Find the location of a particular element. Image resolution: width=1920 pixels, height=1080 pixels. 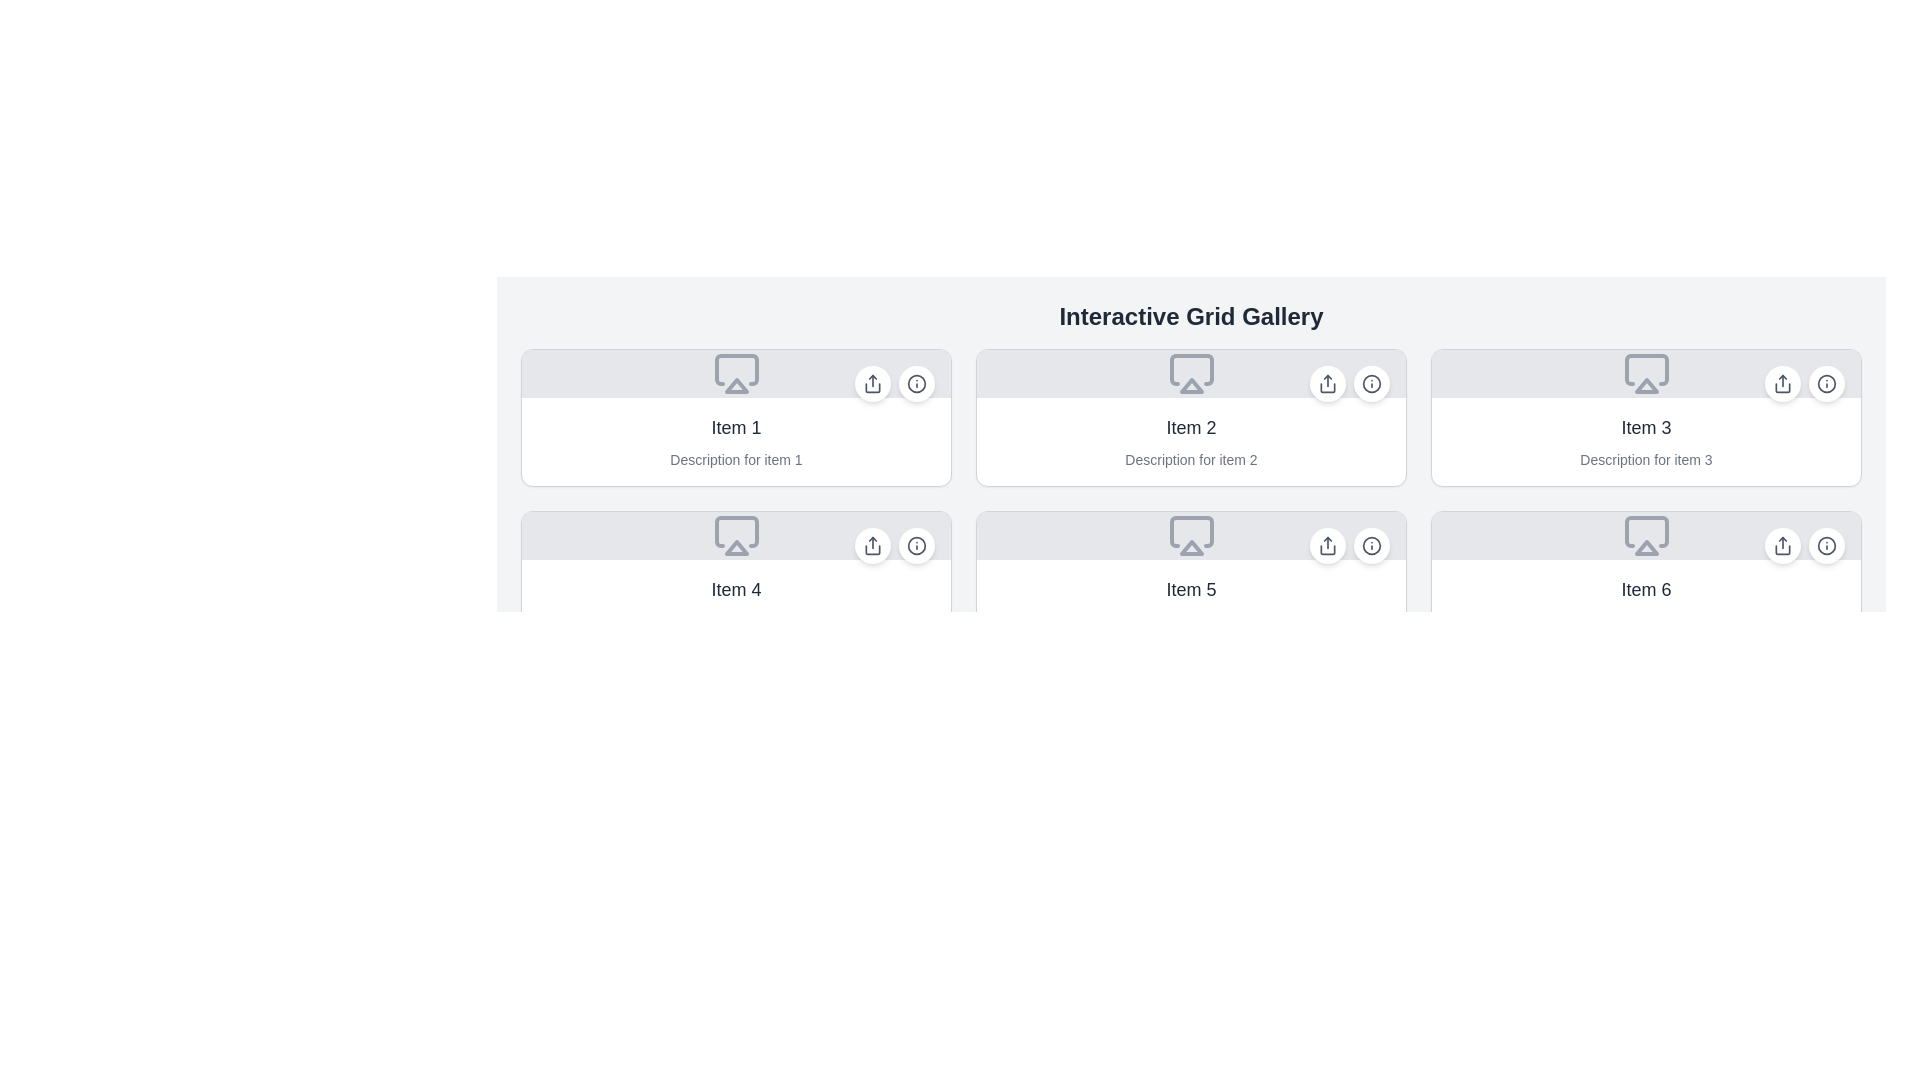

the circular button with a white background and an info icon located in the top right corner of the panel associated with 'Item 6' is located at coordinates (1827, 546).